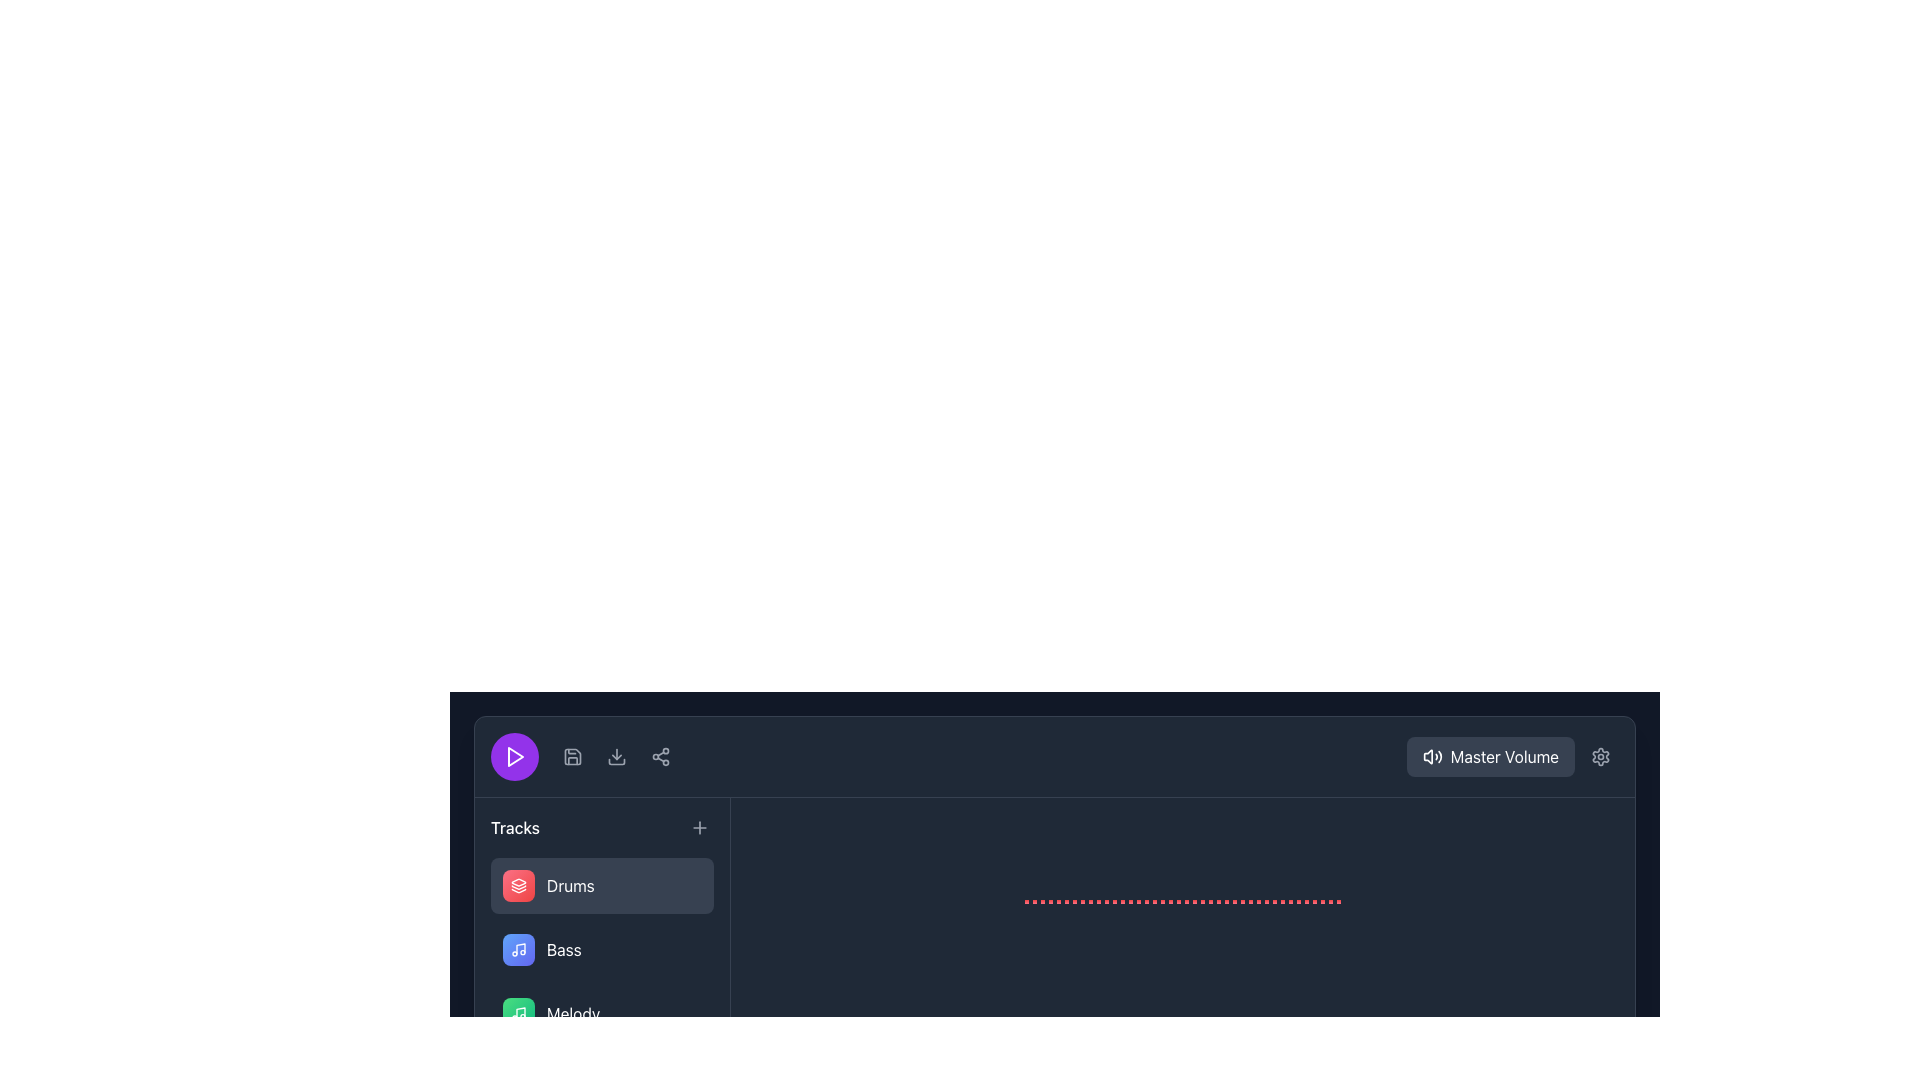 This screenshot has height=1080, width=1920. I want to click on the sharing icon button located in the top navigation bar, to the right of the main play button, so click(661, 756).